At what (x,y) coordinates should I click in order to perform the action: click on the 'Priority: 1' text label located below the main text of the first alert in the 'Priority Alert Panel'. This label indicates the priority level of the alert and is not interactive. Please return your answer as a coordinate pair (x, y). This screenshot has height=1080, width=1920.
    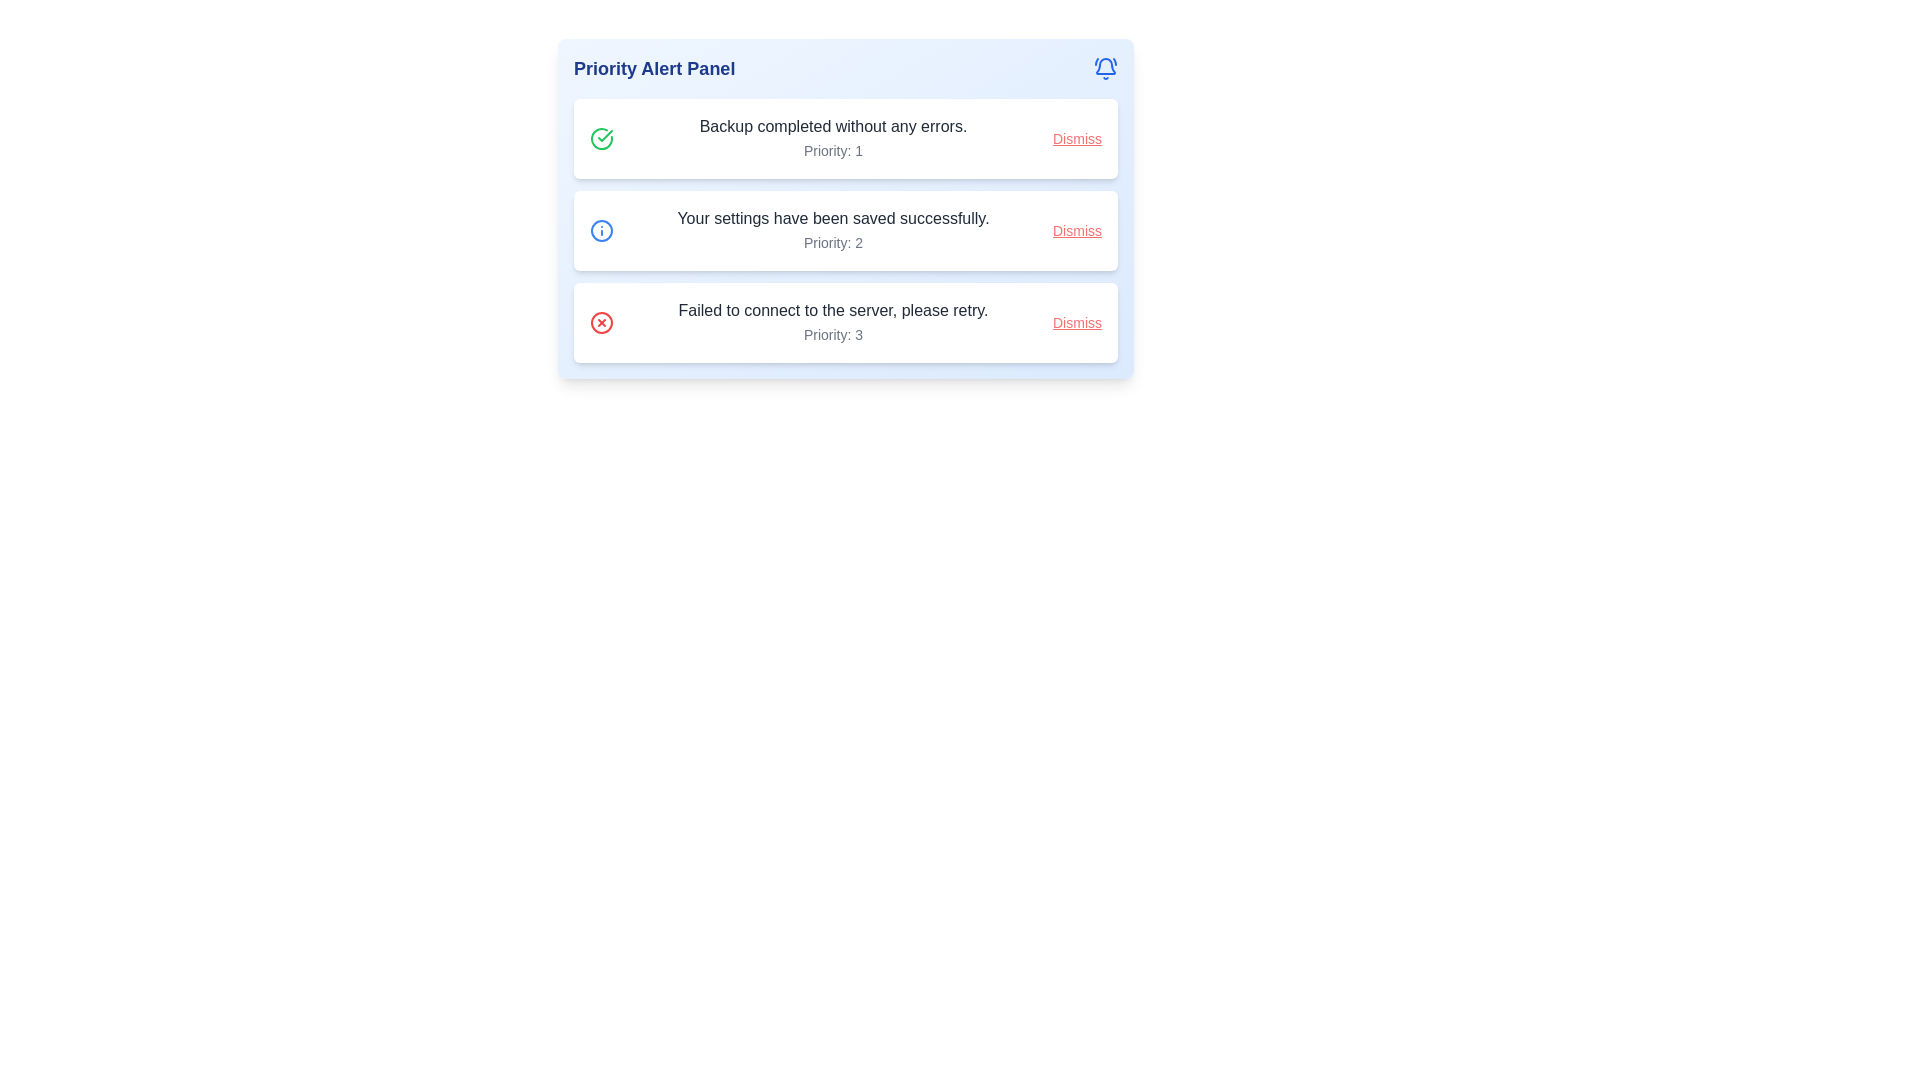
    Looking at the image, I should click on (833, 149).